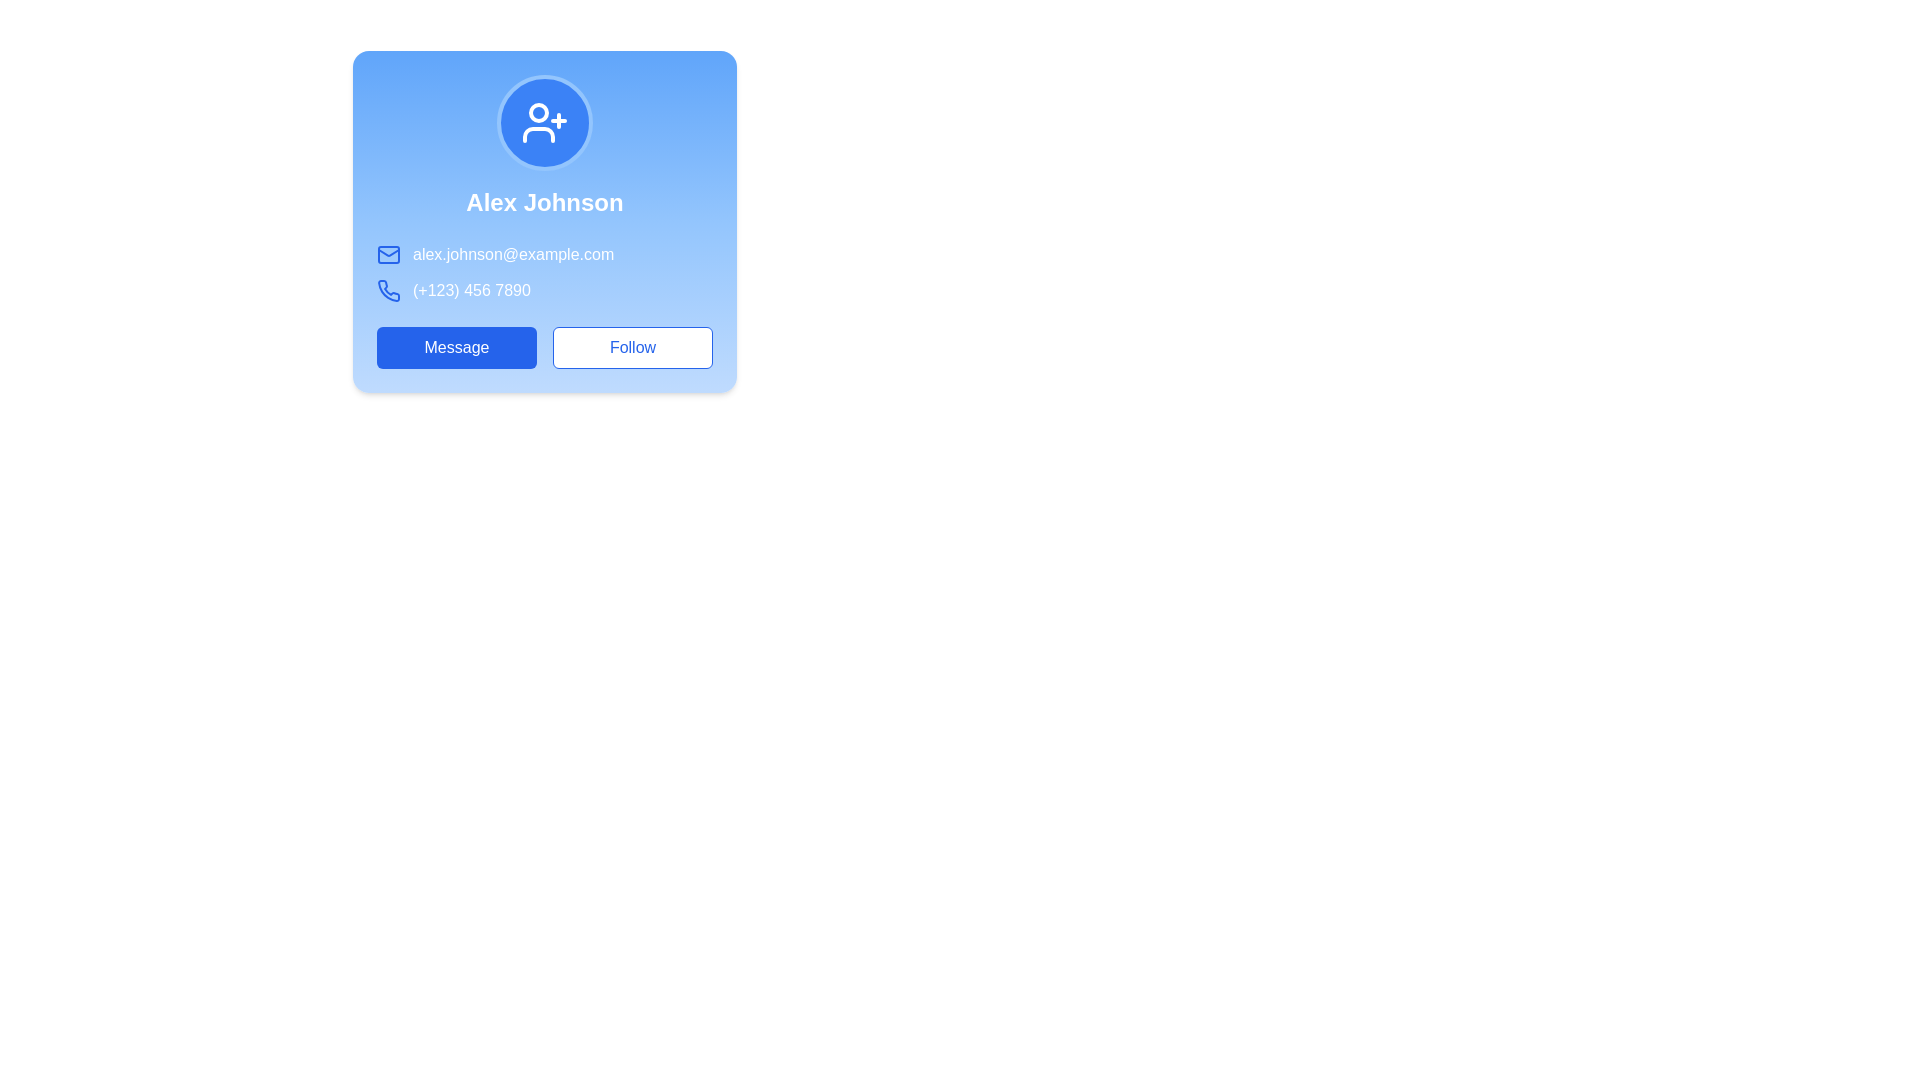 Image resolution: width=1920 pixels, height=1080 pixels. What do you see at coordinates (388, 290) in the screenshot?
I see `the bright blue phone icon located to the left of the phone number '(+123) 456 7890' in the contact details section` at bounding box center [388, 290].